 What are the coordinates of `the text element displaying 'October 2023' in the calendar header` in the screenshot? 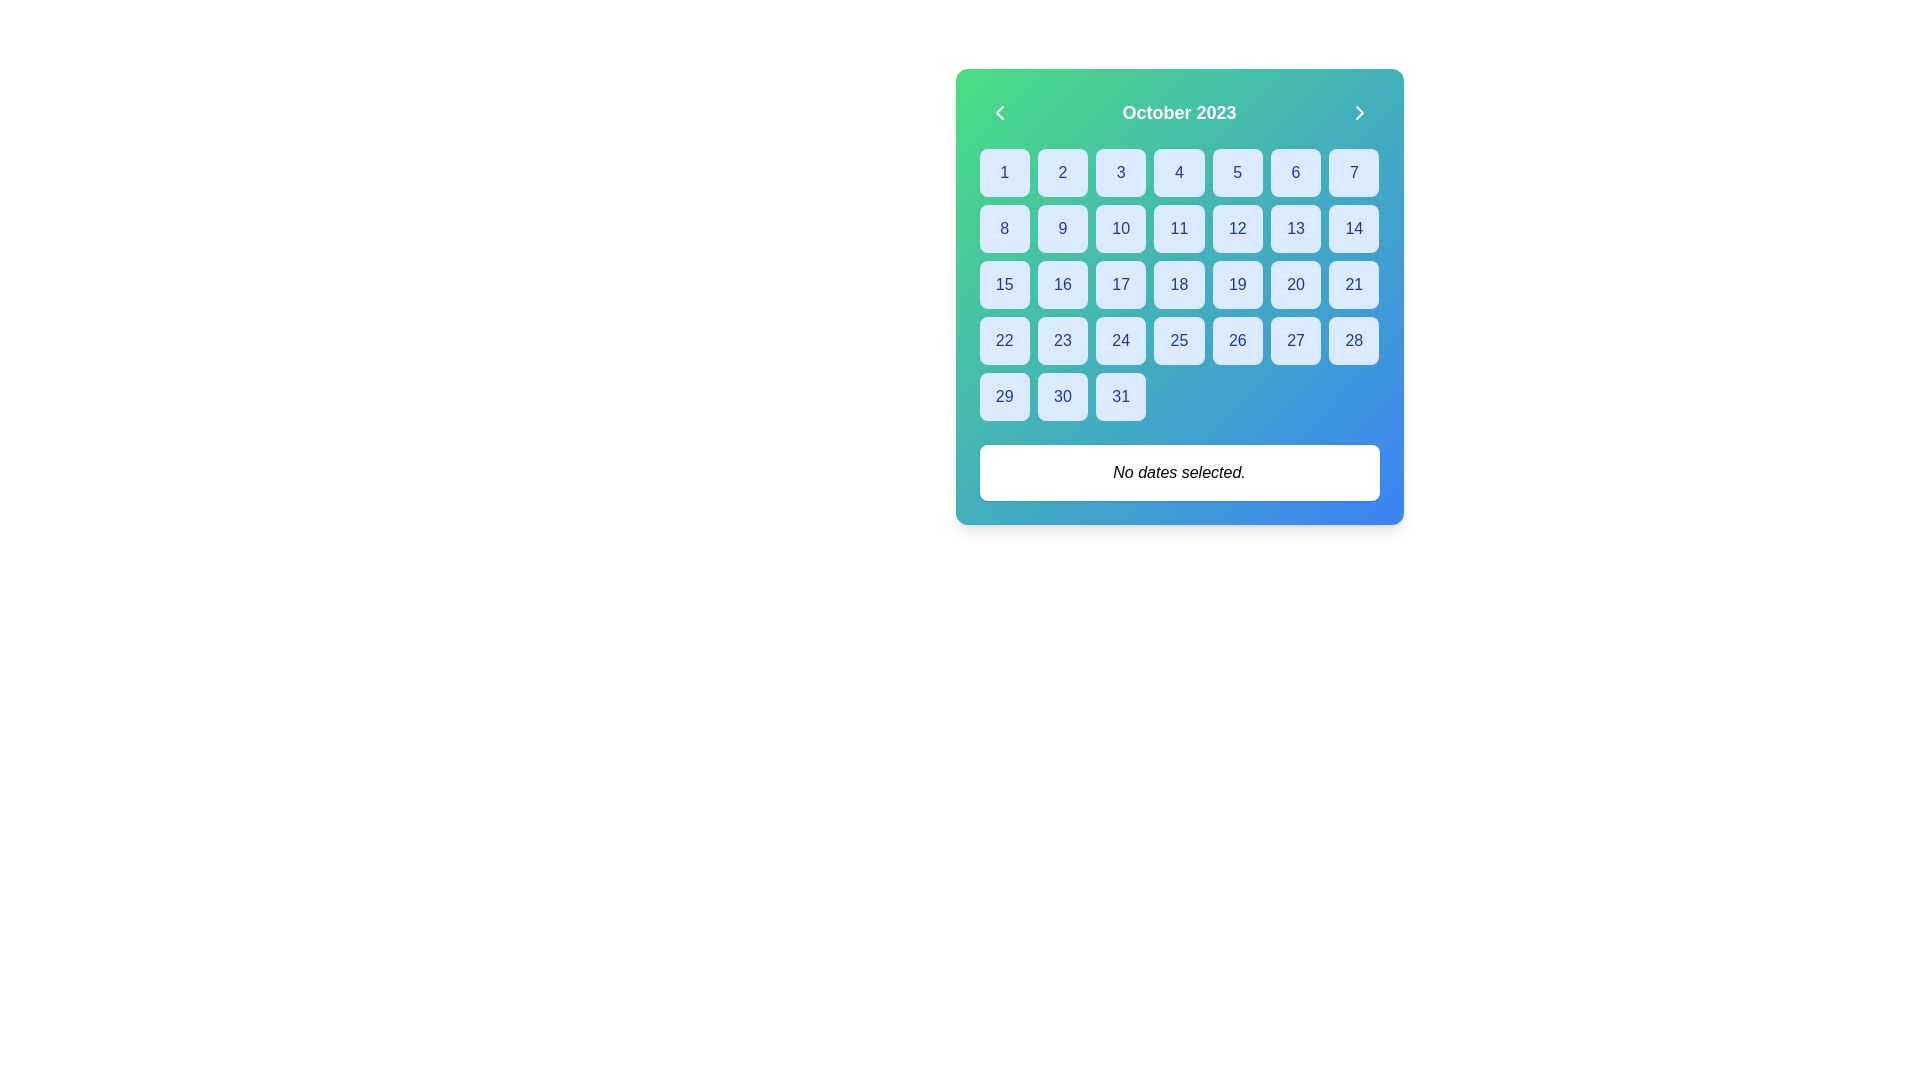 It's located at (1179, 112).